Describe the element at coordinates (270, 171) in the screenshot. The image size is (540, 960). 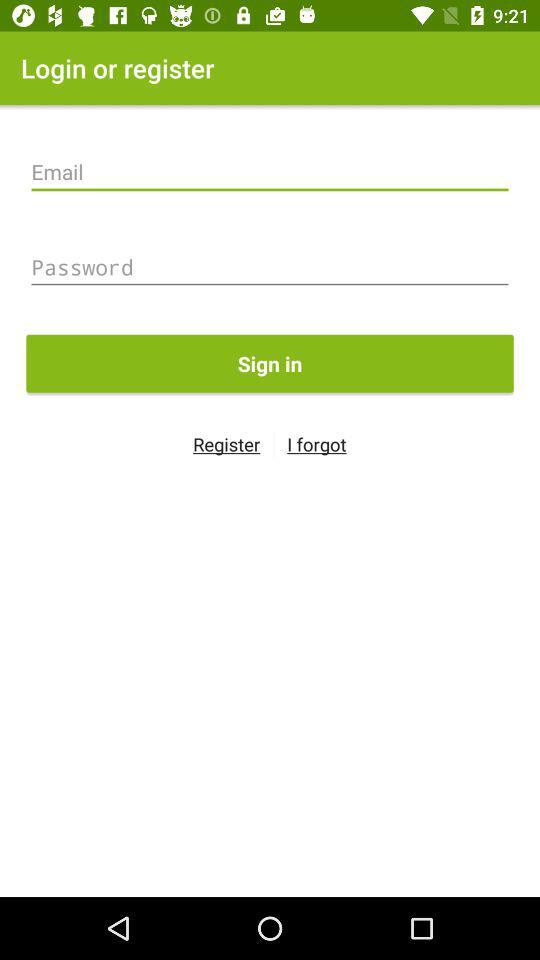
I see `email in the box` at that location.